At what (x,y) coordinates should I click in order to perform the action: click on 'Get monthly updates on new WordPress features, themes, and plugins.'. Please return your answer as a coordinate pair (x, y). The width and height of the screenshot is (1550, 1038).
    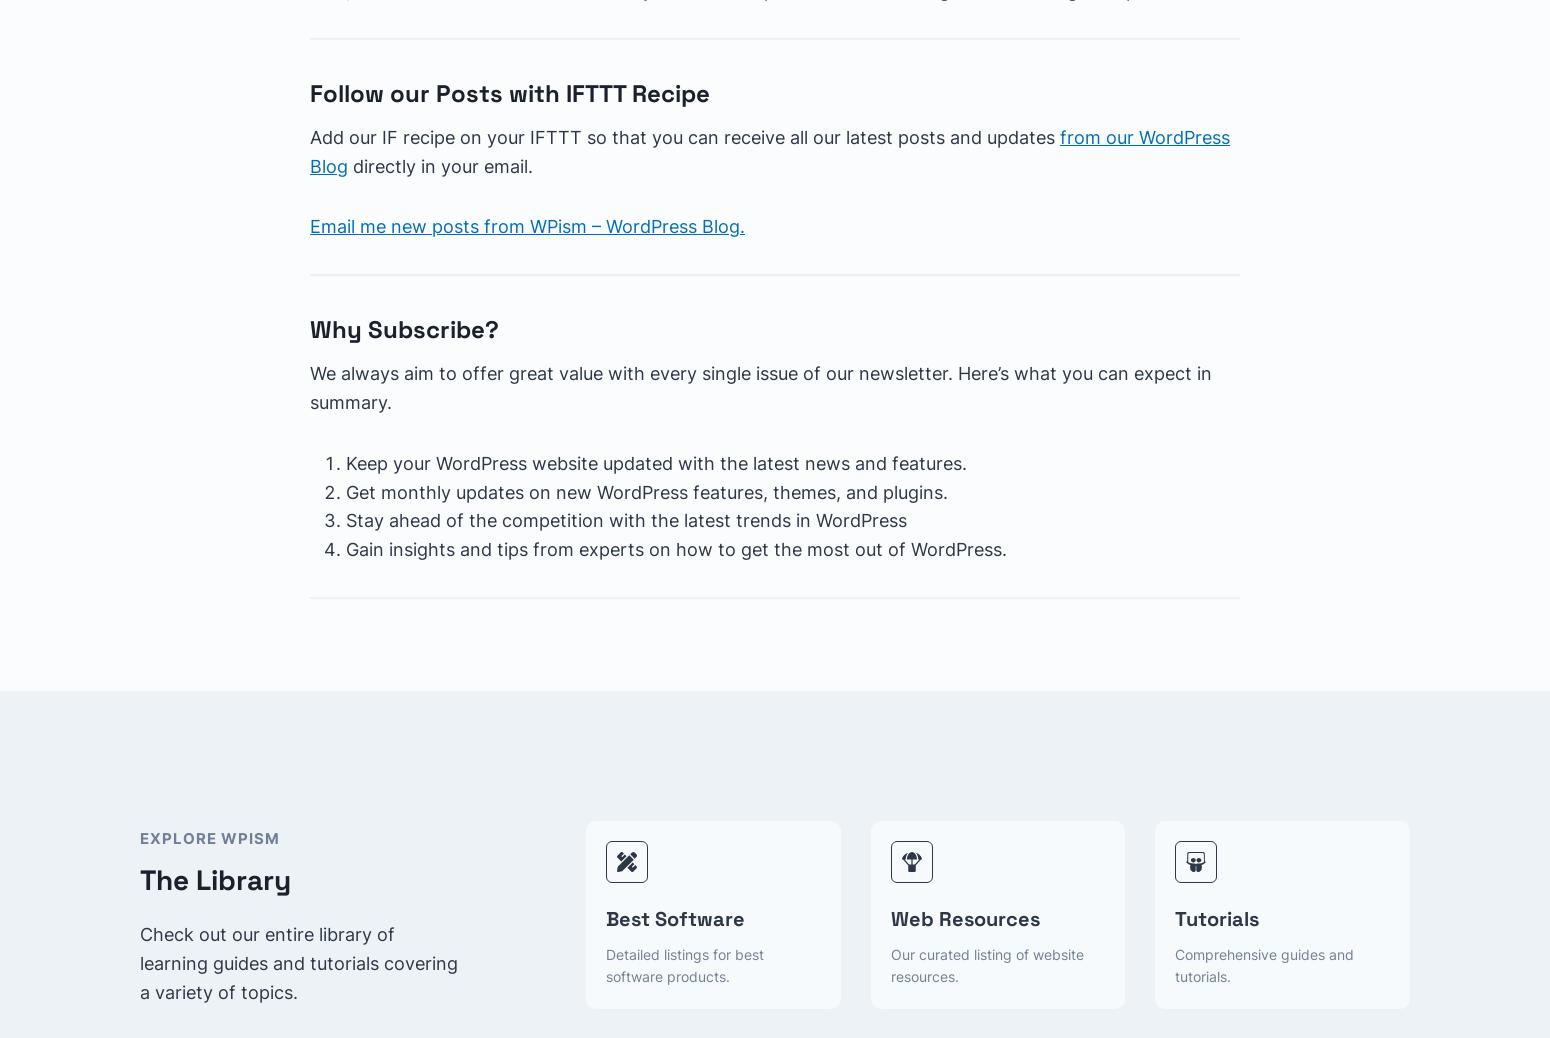
    Looking at the image, I should click on (645, 491).